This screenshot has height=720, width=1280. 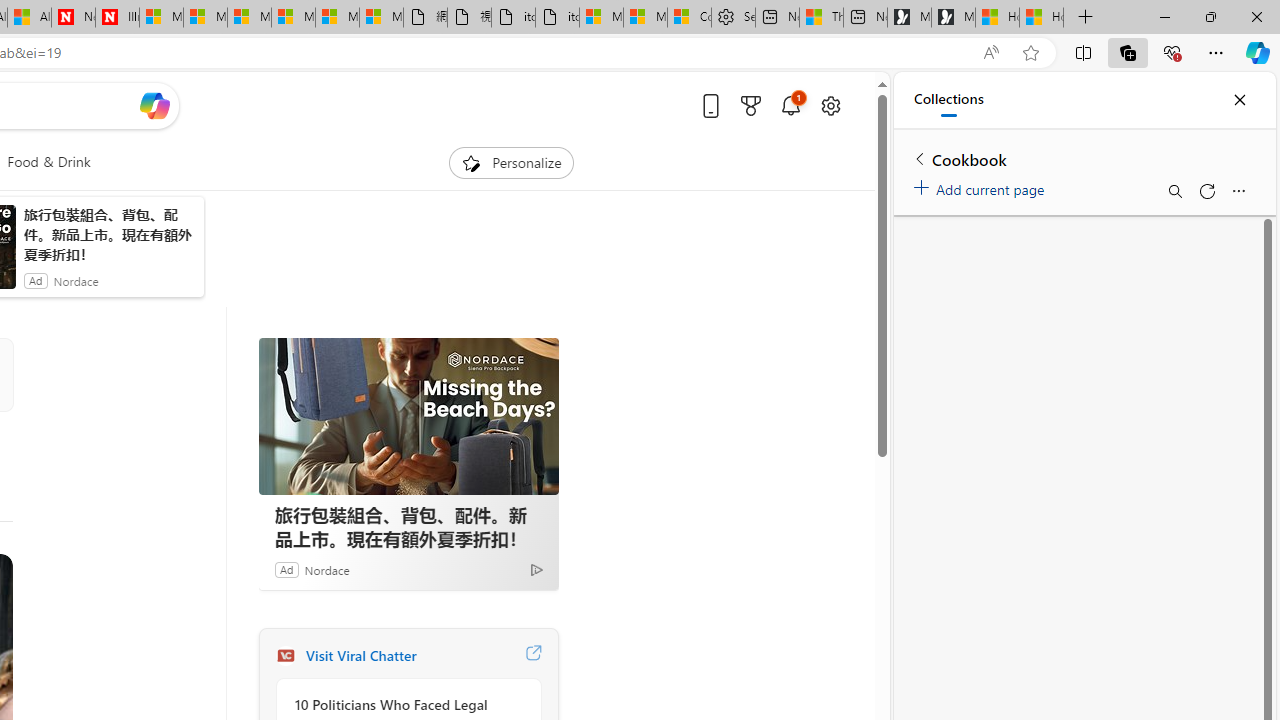 I want to click on 'More options menu', so click(x=1237, y=191).